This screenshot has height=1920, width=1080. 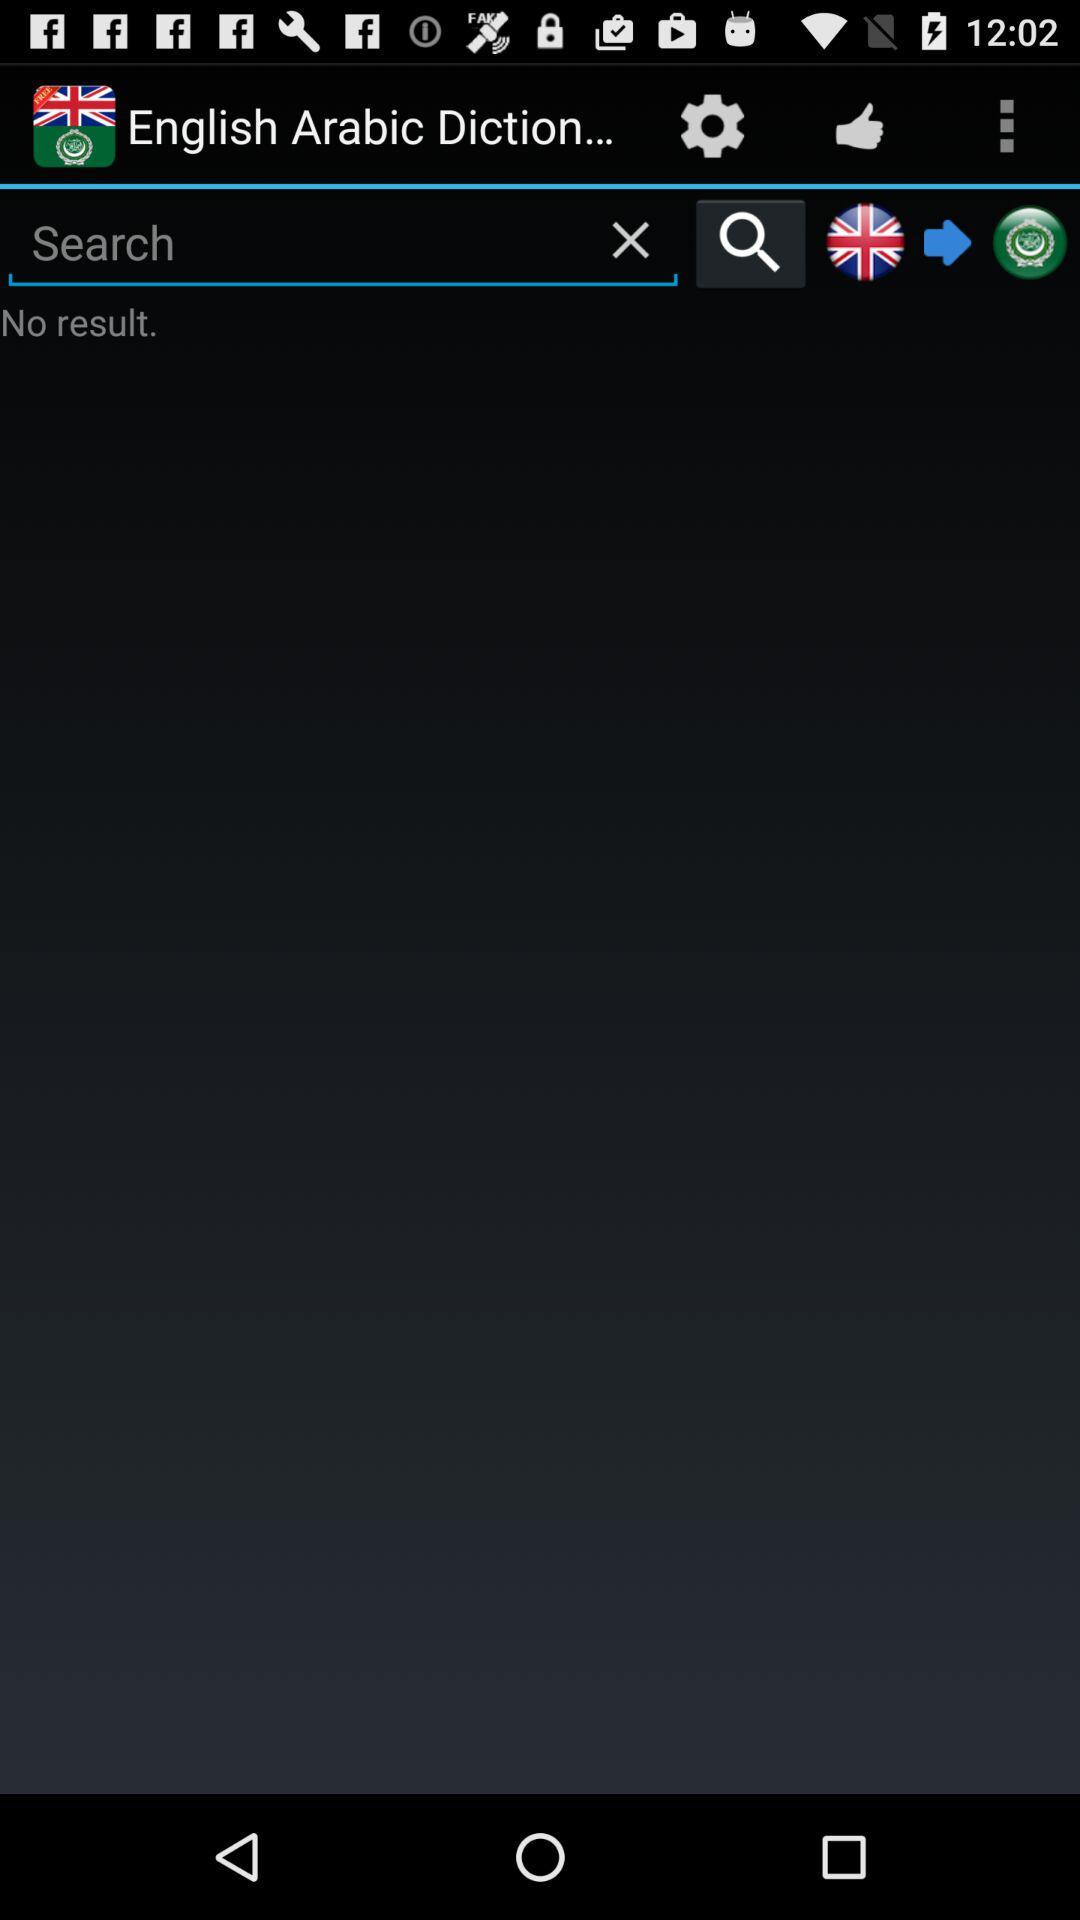 I want to click on the icon next to search icon, so click(x=865, y=242).